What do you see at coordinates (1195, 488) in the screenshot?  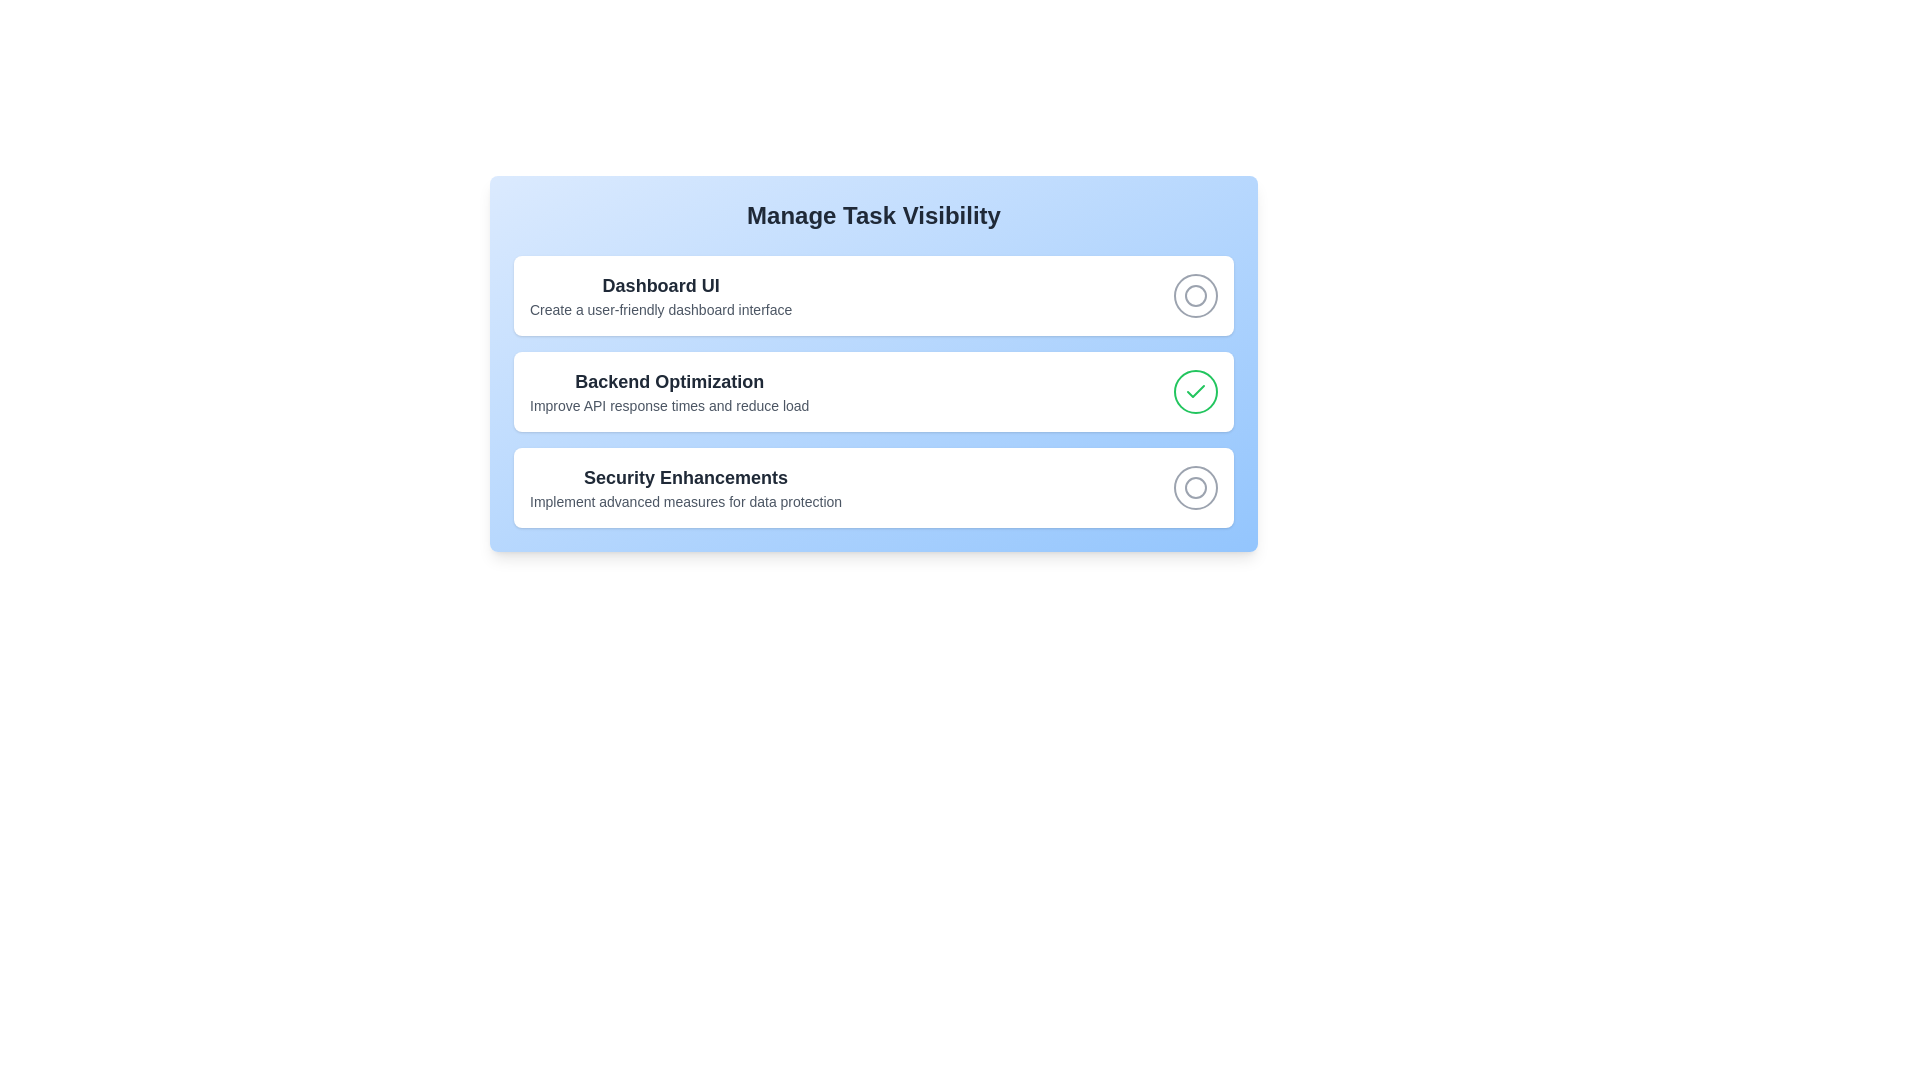 I see `the checkbox containing the circular icon that indicates the state of the 'Security Enhancements' option, which is the third option in the vertical stack of options` at bounding box center [1195, 488].